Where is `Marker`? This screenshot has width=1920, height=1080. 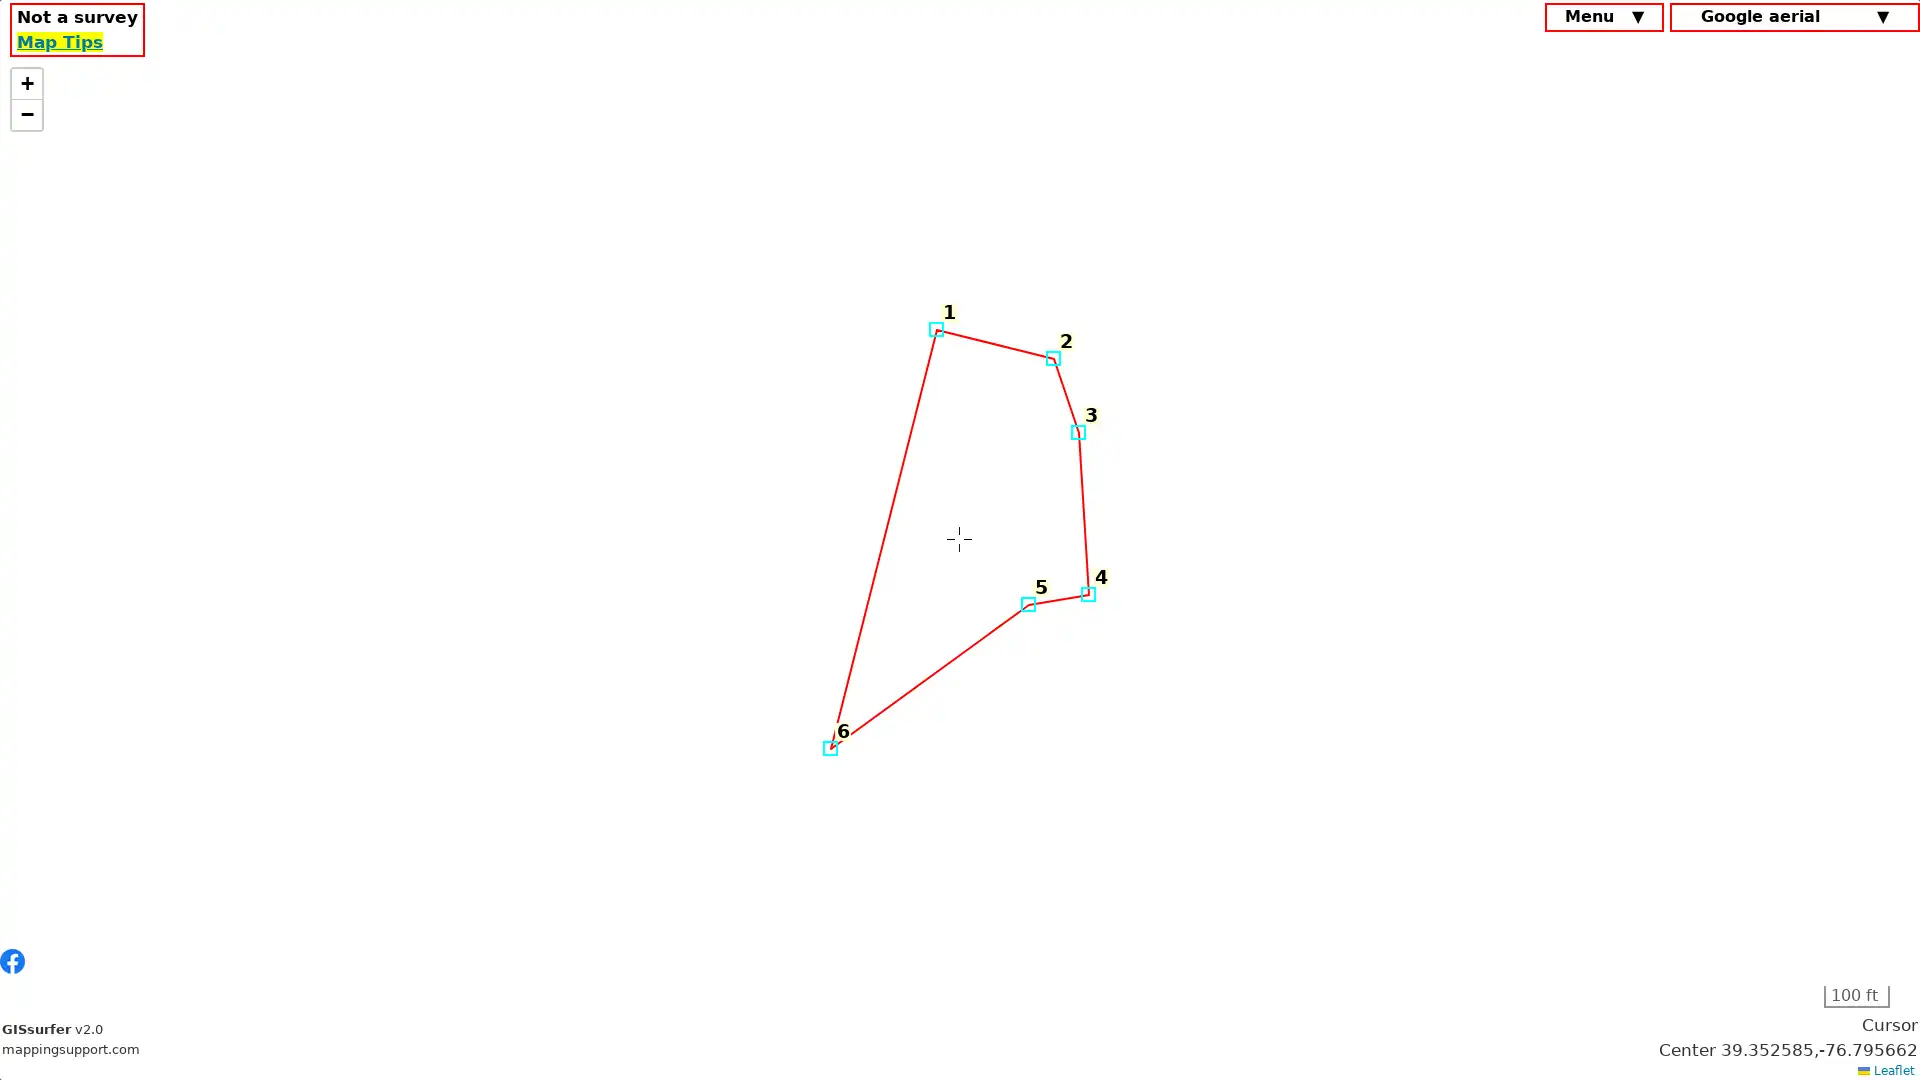
Marker is located at coordinates (958, 538).